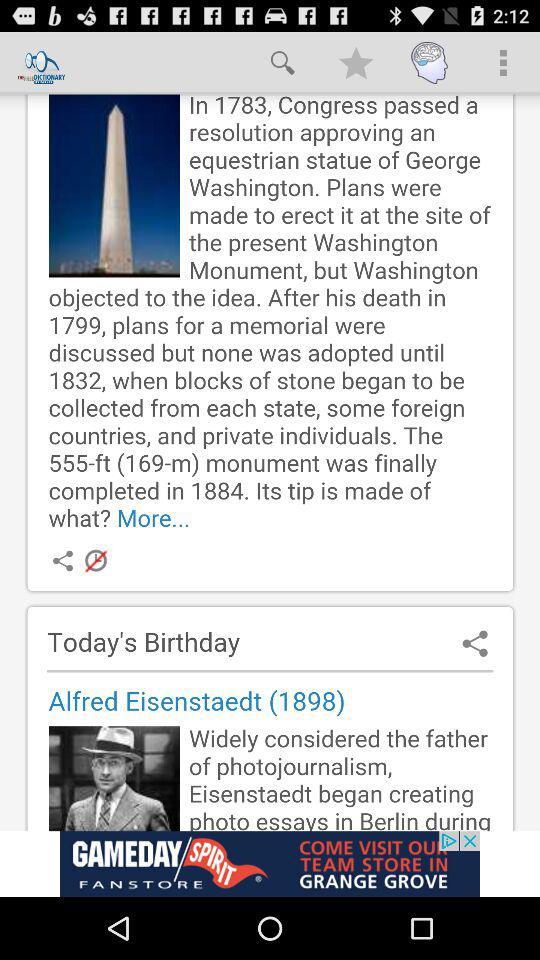 The image size is (540, 960). Describe the element at coordinates (270, 863) in the screenshot. I see `advertisement icon` at that location.